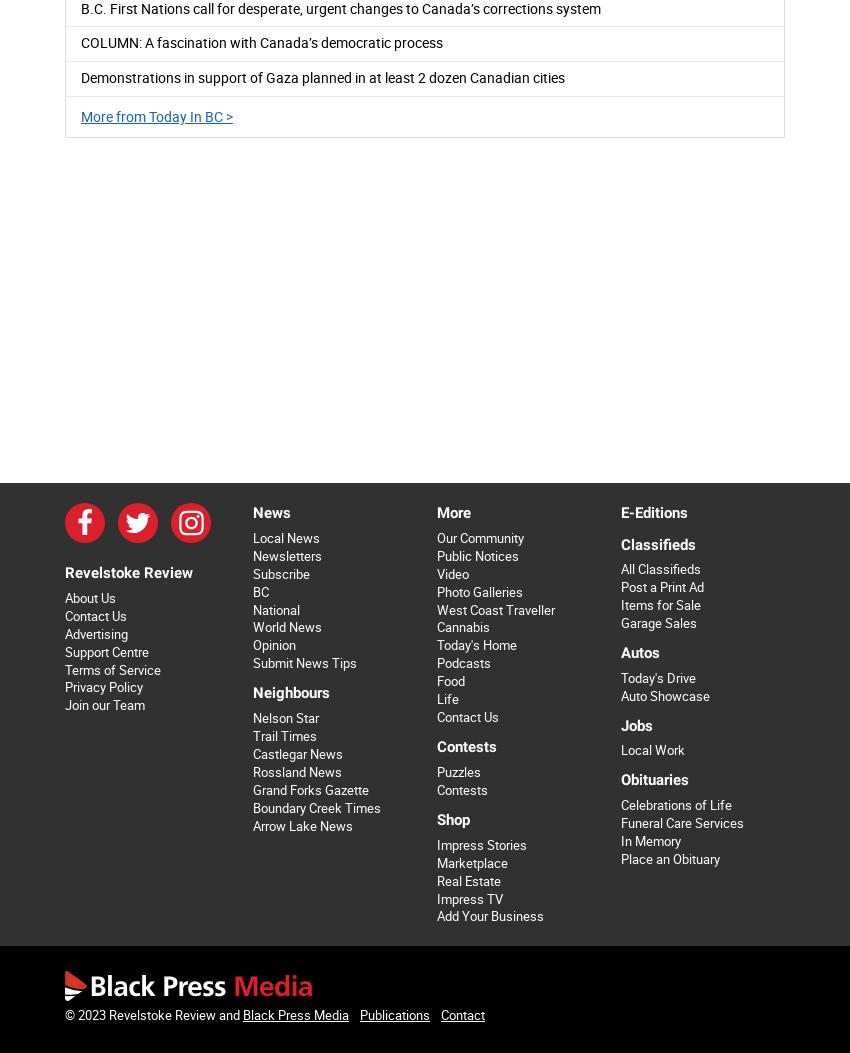  Describe the element at coordinates (65, 597) in the screenshot. I see `'About Us'` at that location.